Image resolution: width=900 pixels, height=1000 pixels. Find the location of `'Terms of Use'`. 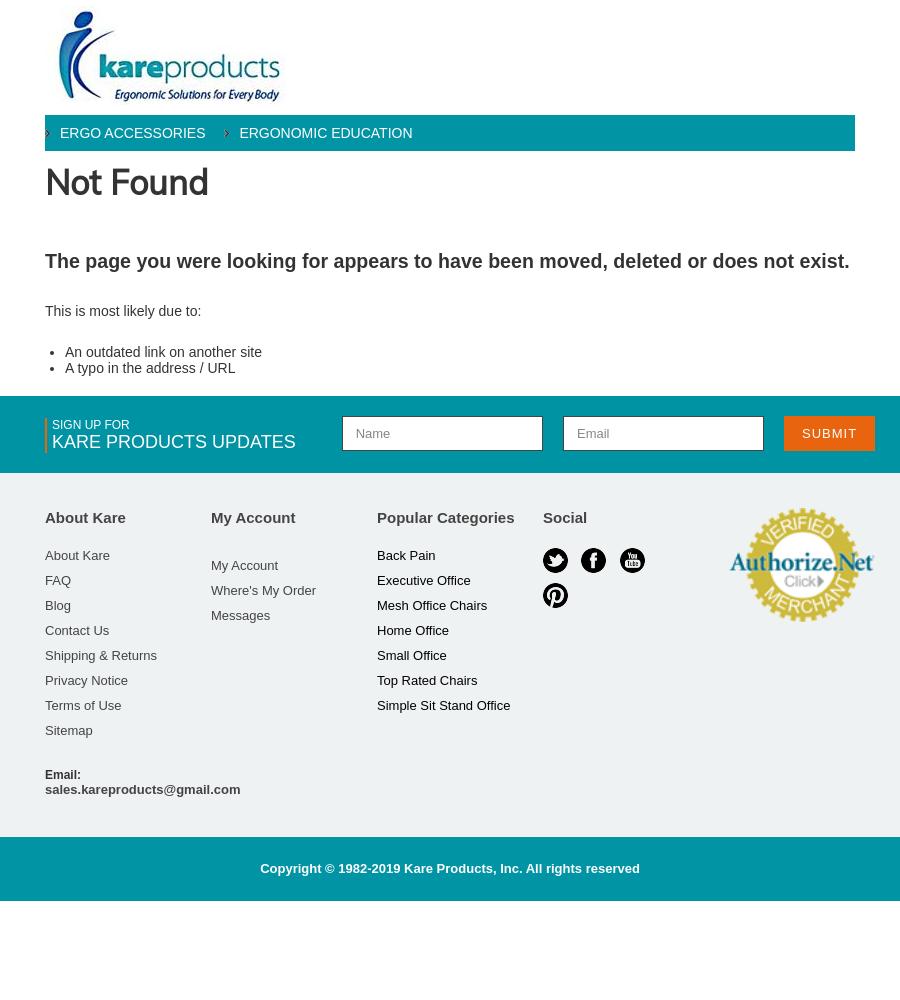

'Terms of Use' is located at coordinates (81, 704).